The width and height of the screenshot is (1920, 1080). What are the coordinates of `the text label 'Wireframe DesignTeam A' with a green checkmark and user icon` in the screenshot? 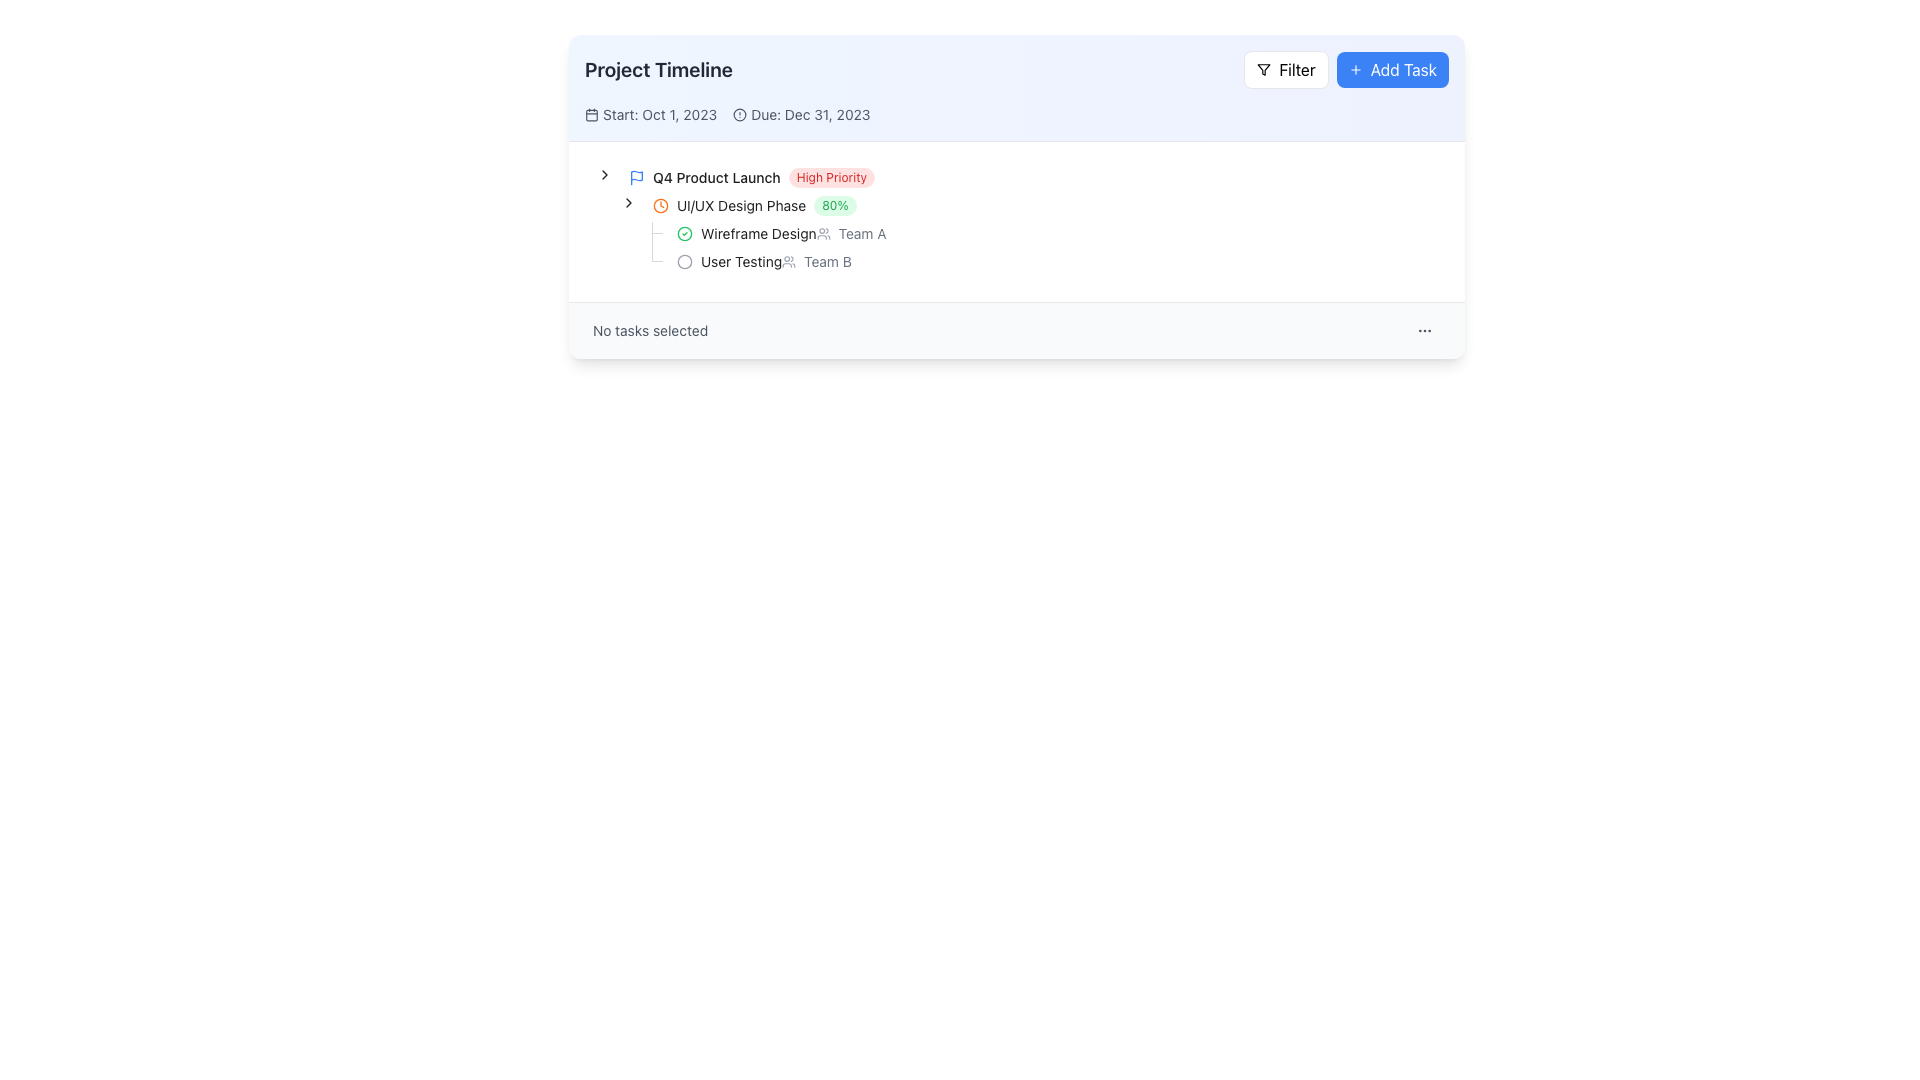 It's located at (788, 233).